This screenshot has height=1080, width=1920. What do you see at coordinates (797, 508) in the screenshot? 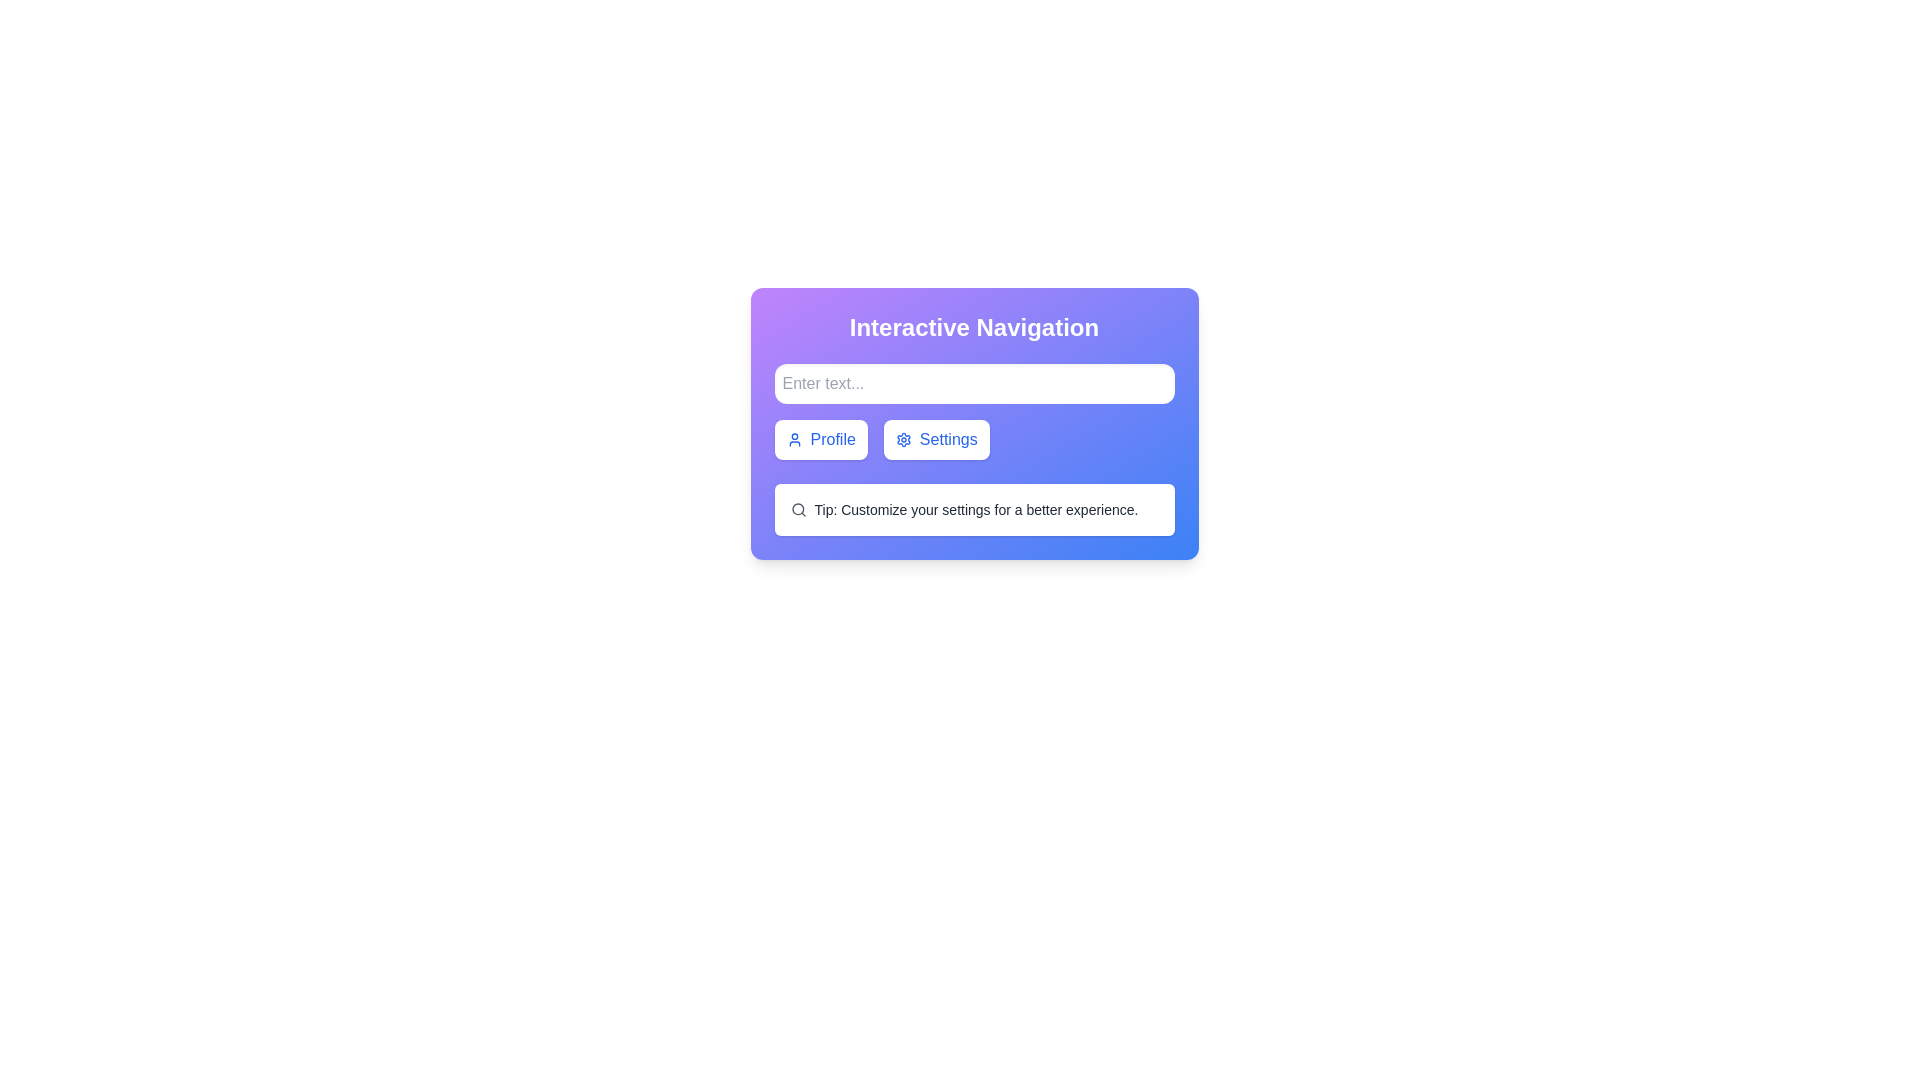
I see `the search icon located at the start of the text 'Tip: Customize your settings for a better experience.'` at bounding box center [797, 508].